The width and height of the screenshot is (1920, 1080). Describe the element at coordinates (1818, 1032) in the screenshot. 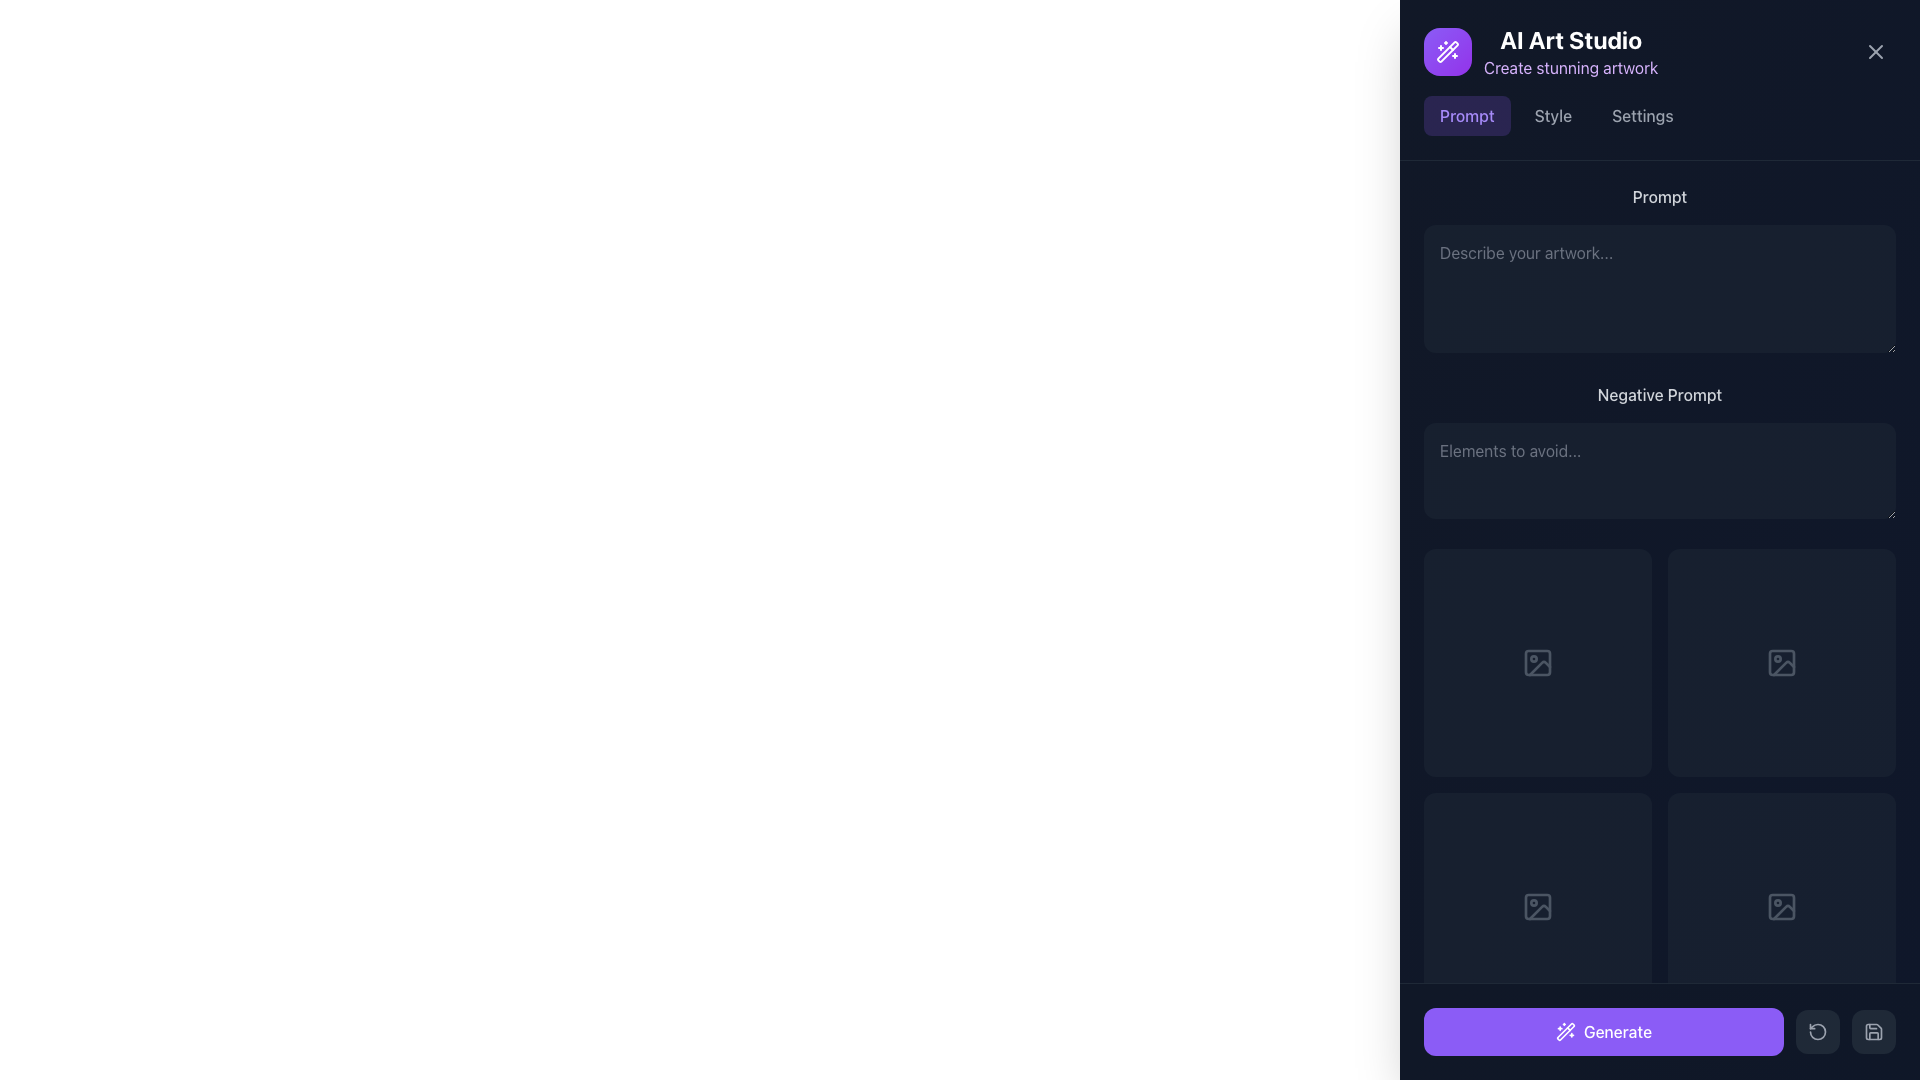

I see `the circular icon button with a dark grey background and a counter-clockwise rotation arrow to observe its hover effect` at that location.